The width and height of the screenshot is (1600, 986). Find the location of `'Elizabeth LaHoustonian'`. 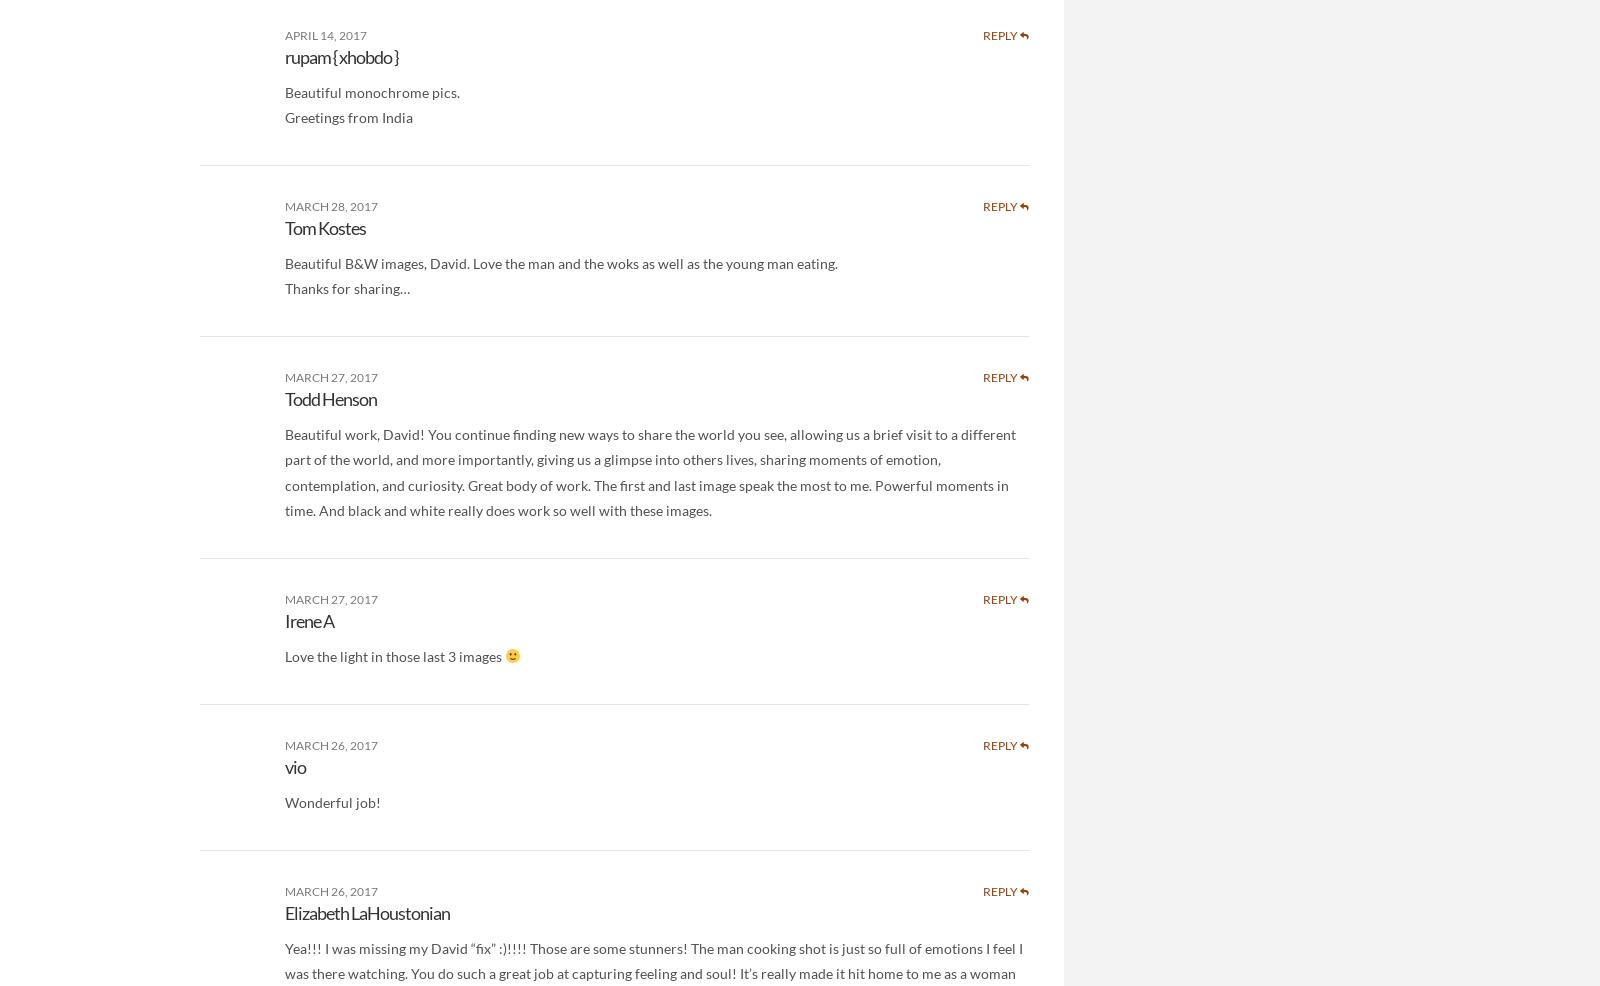

'Elizabeth LaHoustonian' is located at coordinates (367, 913).